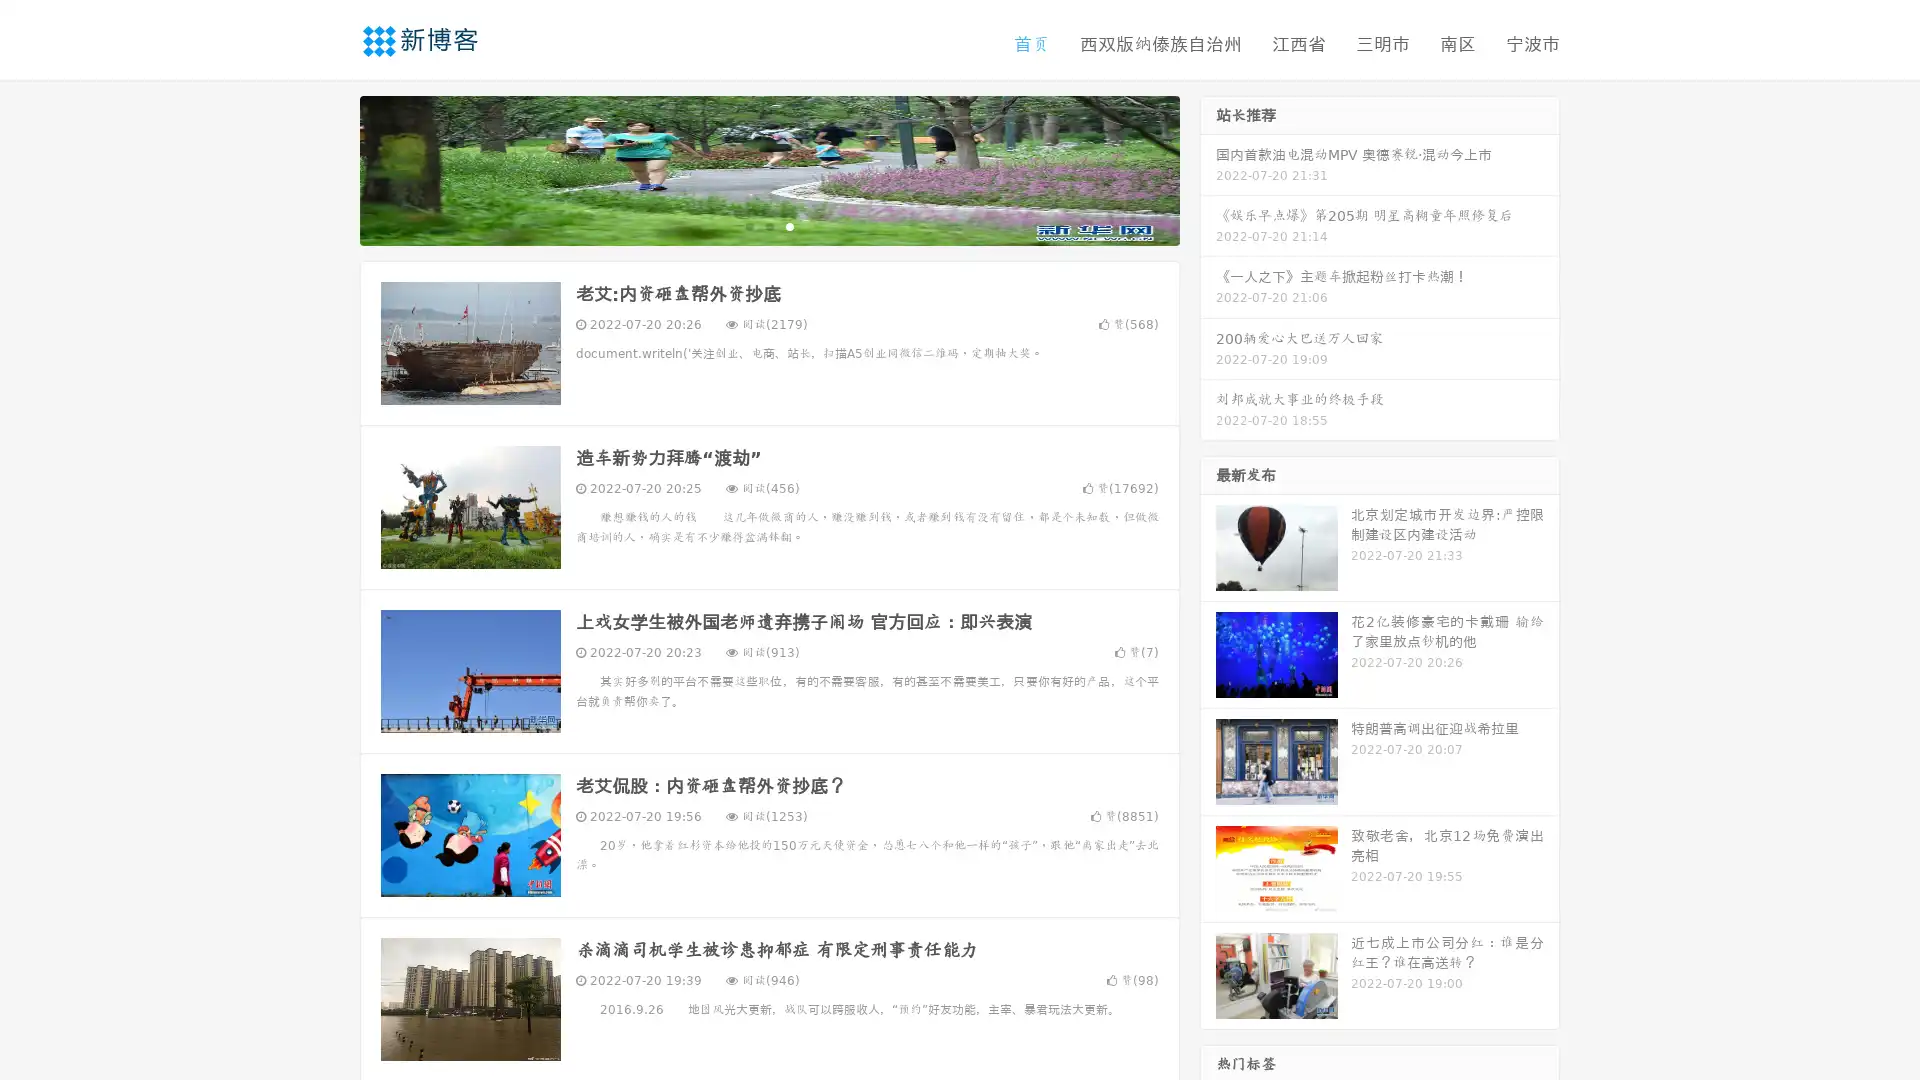 The width and height of the screenshot is (1920, 1080). Describe the element at coordinates (768, 225) in the screenshot. I see `Go to slide 2` at that location.